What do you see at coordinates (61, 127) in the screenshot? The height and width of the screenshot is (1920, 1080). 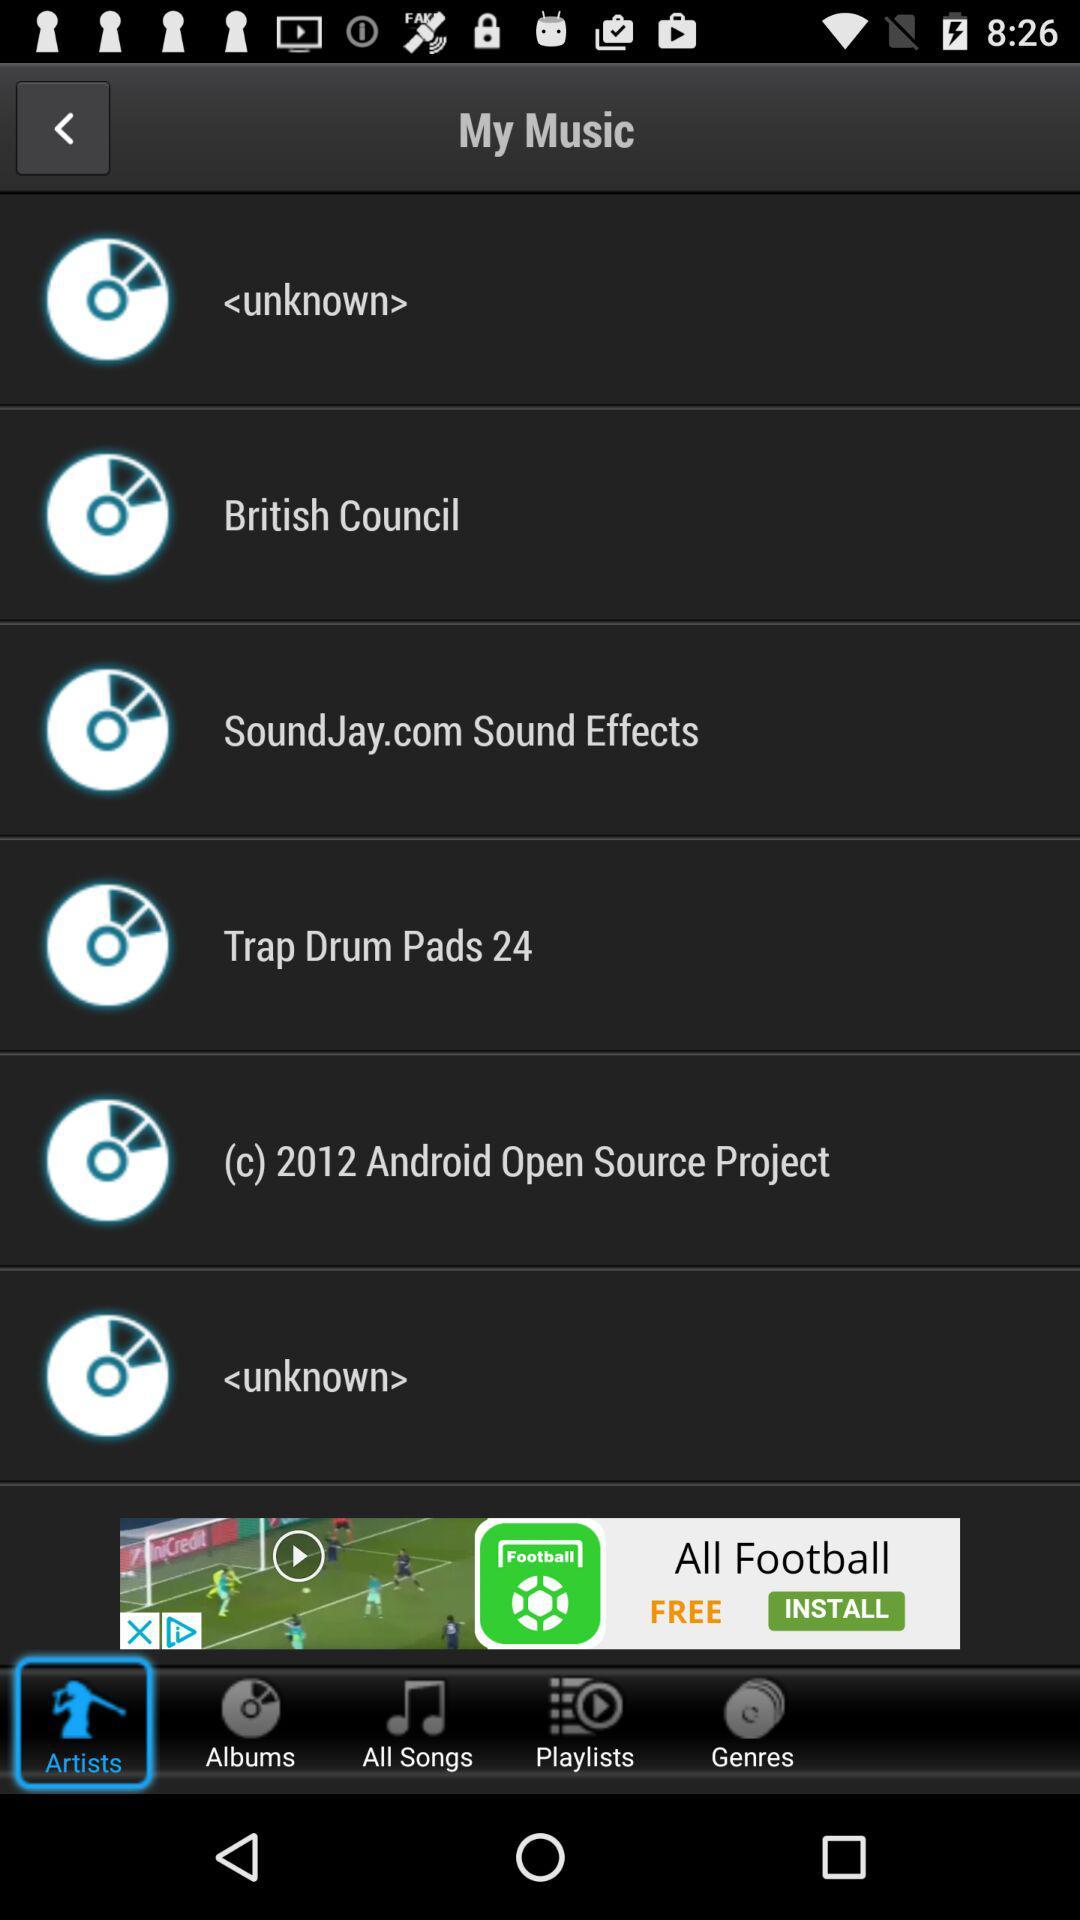 I see `previous` at bounding box center [61, 127].